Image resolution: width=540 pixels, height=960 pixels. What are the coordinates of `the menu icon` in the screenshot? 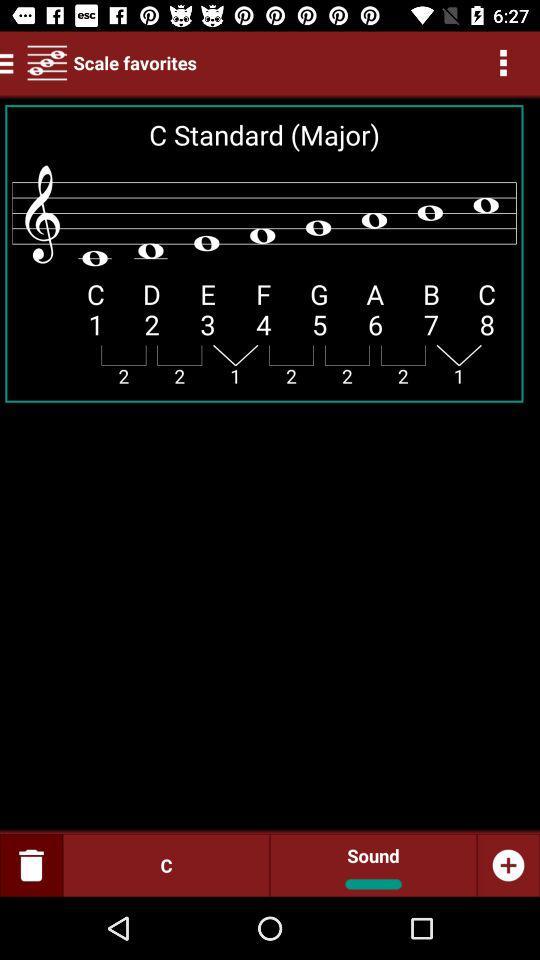 It's located at (9, 62).